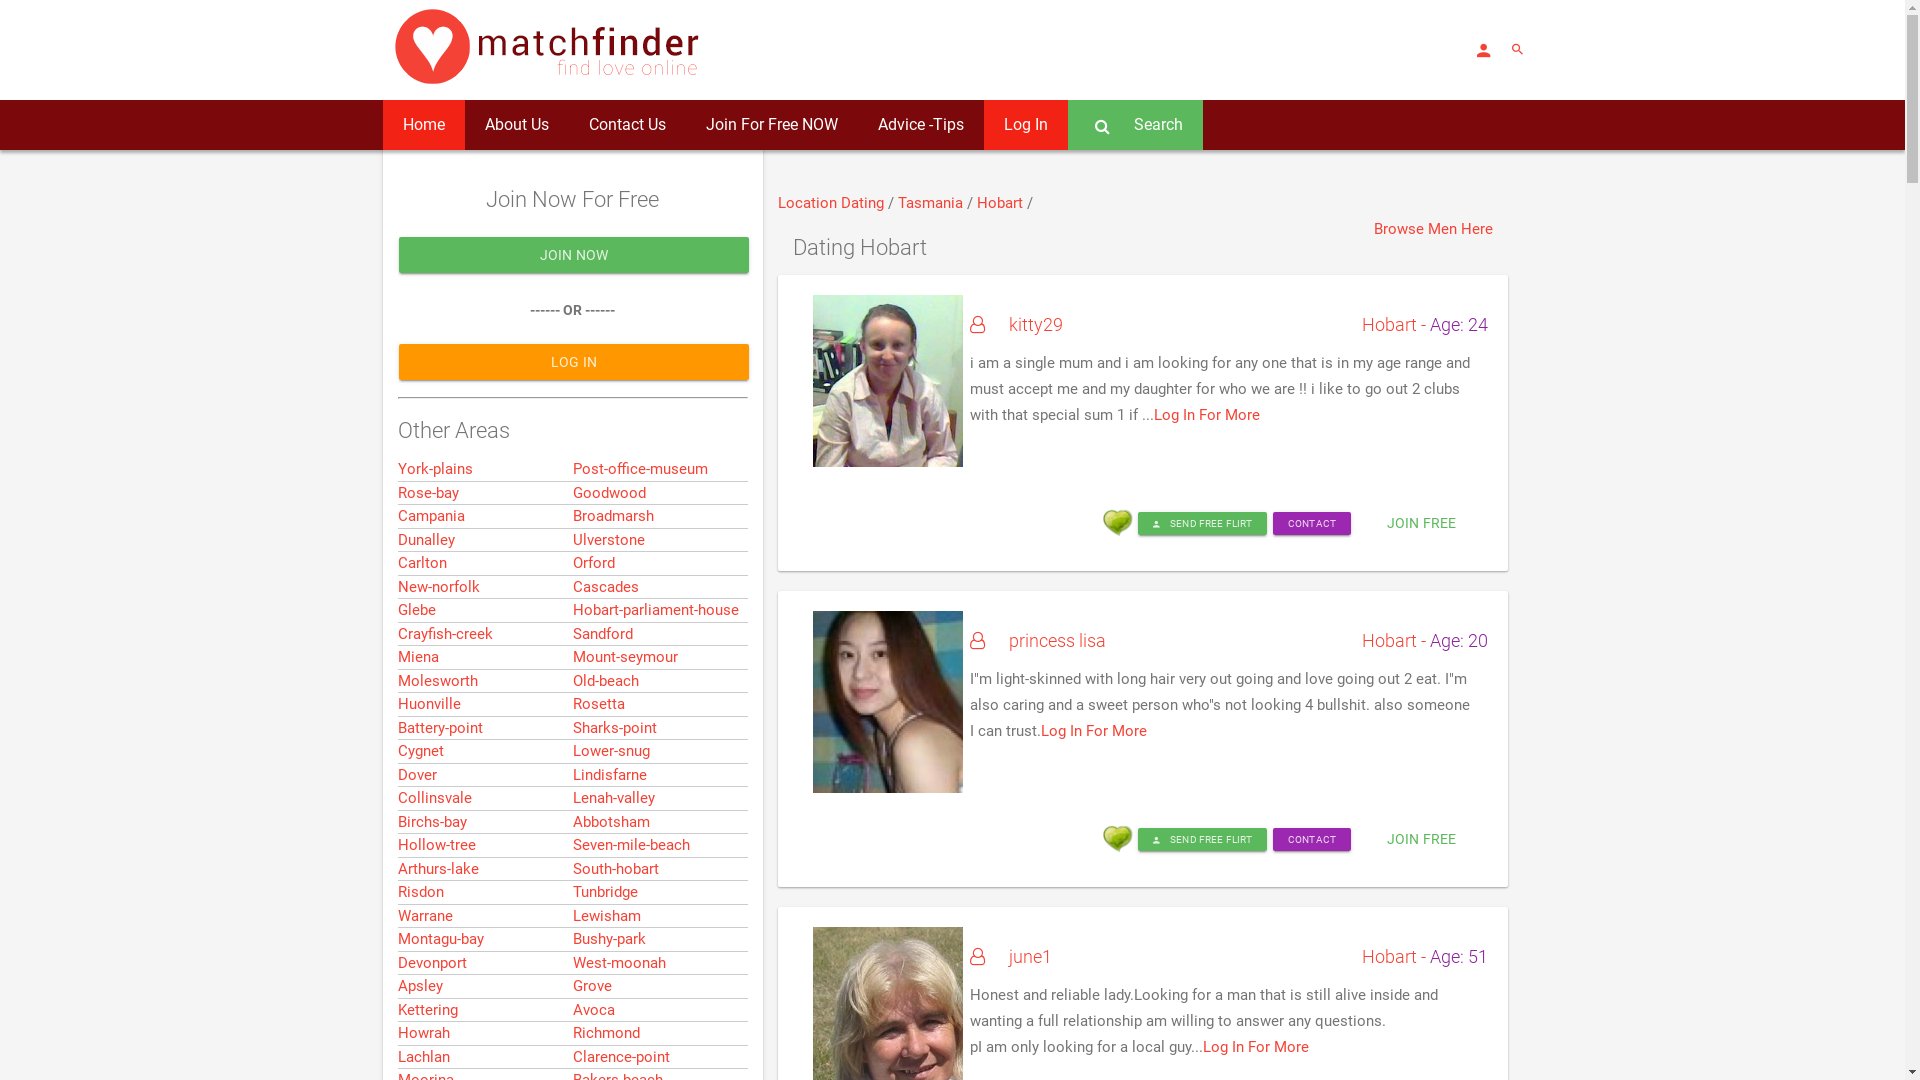 This screenshot has width=1920, height=1080. What do you see at coordinates (424, 915) in the screenshot?
I see `'Warrane'` at bounding box center [424, 915].